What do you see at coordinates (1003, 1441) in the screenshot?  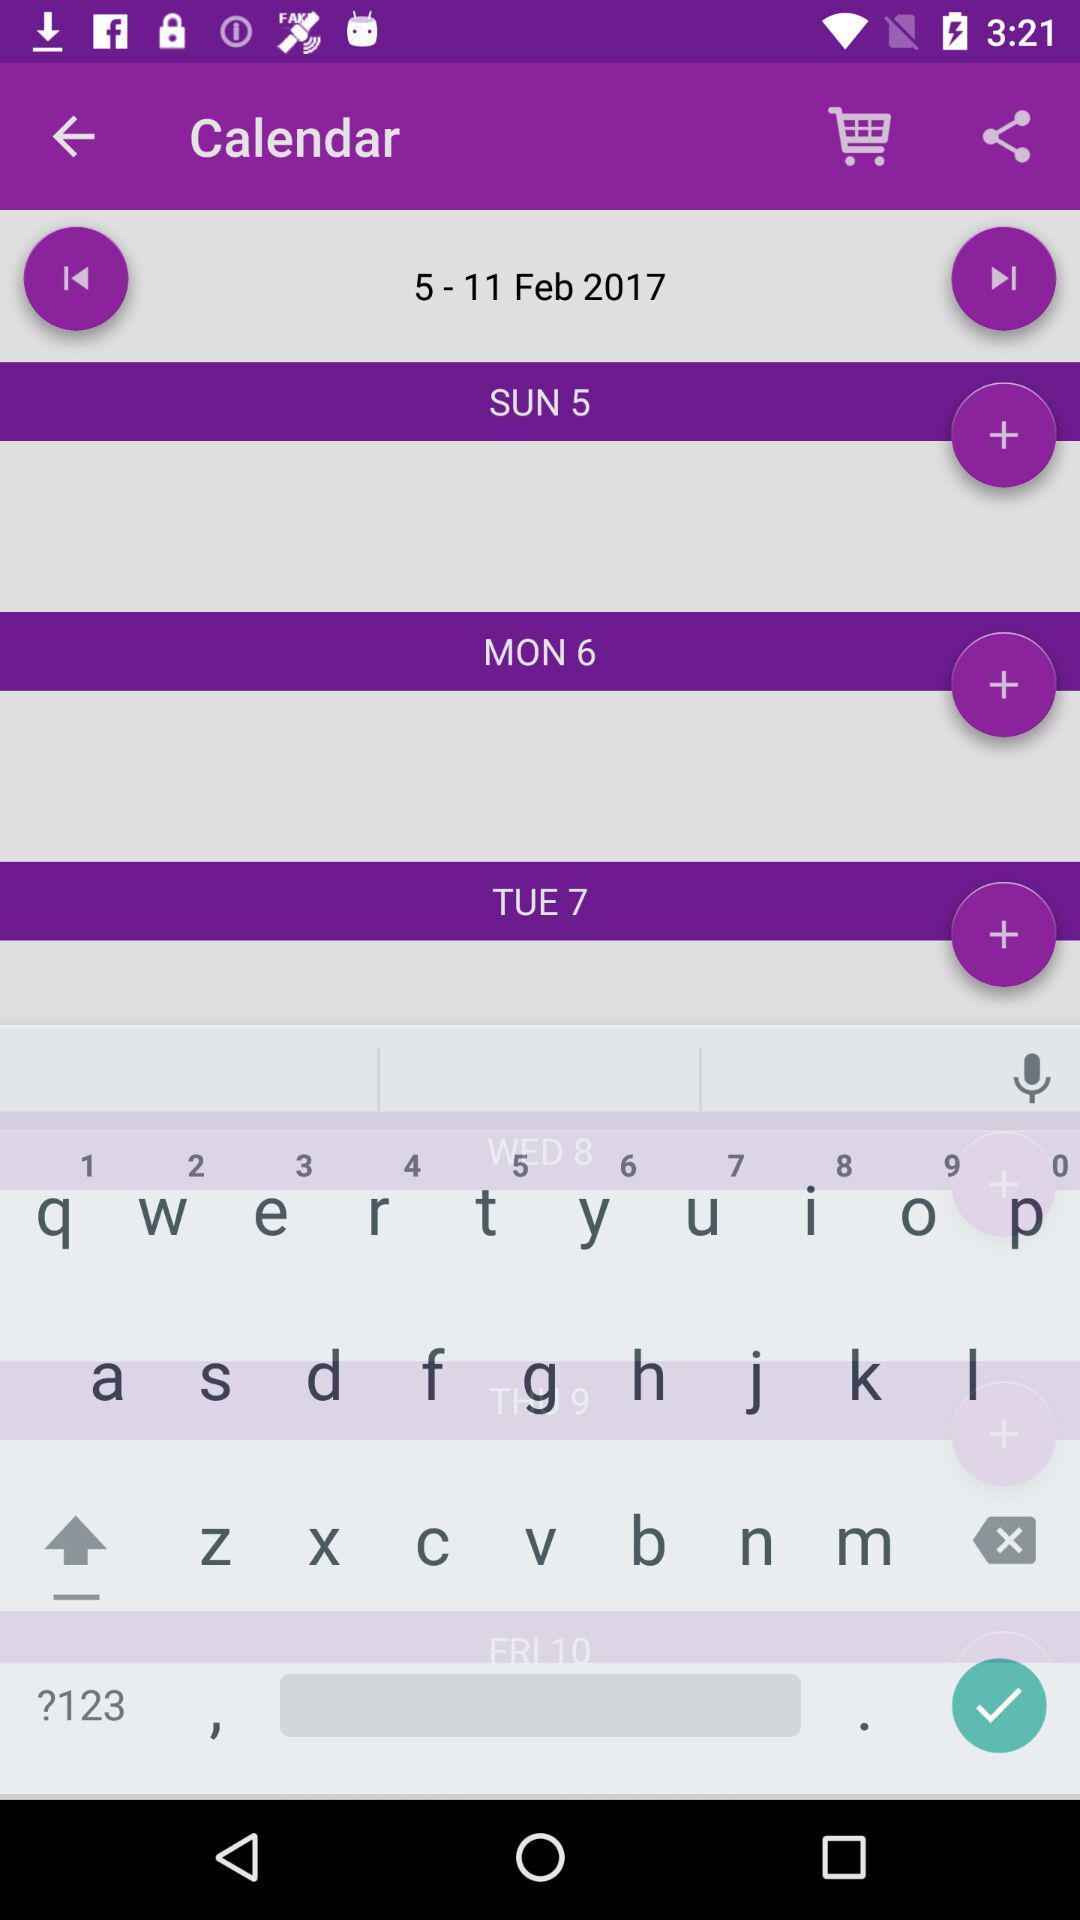 I see `the add icon` at bounding box center [1003, 1441].